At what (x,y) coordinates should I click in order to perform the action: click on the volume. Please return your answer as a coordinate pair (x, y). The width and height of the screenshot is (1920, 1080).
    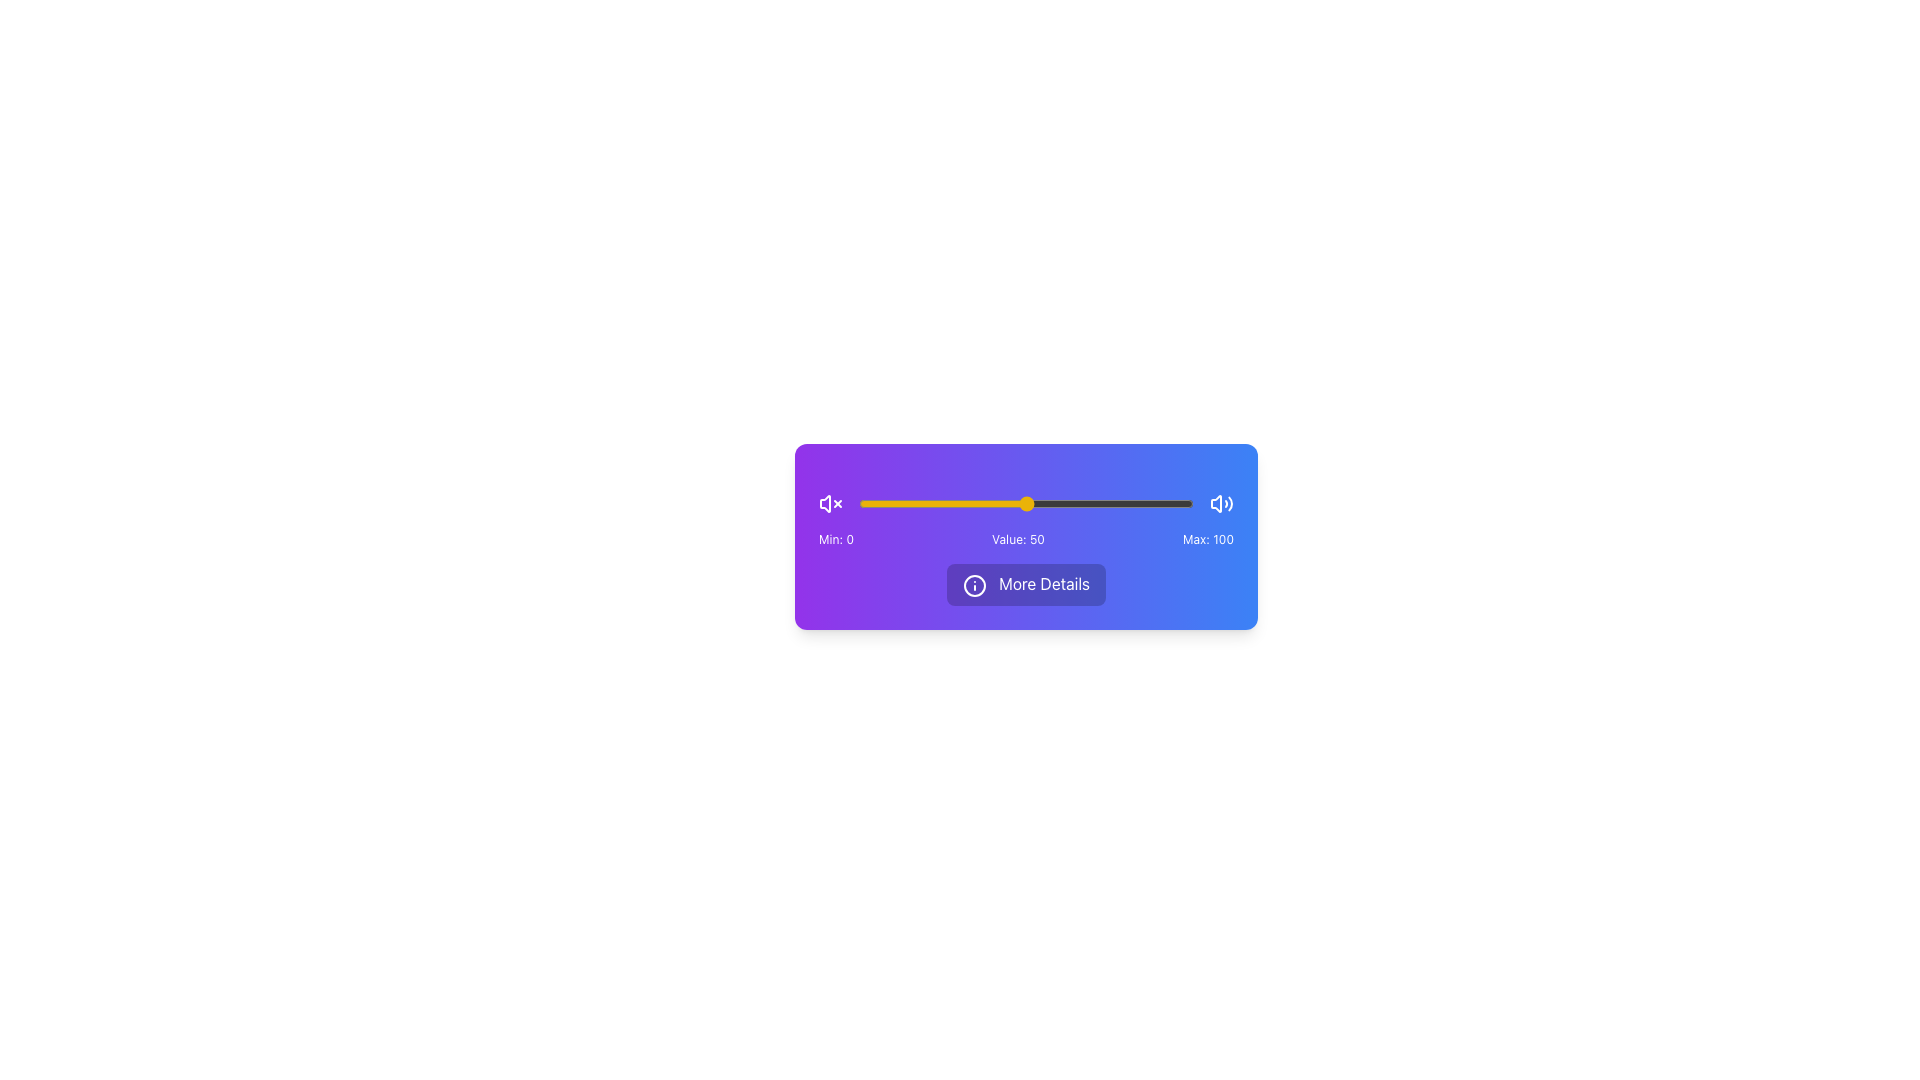
    Looking at the image, I should click on (928, 503).